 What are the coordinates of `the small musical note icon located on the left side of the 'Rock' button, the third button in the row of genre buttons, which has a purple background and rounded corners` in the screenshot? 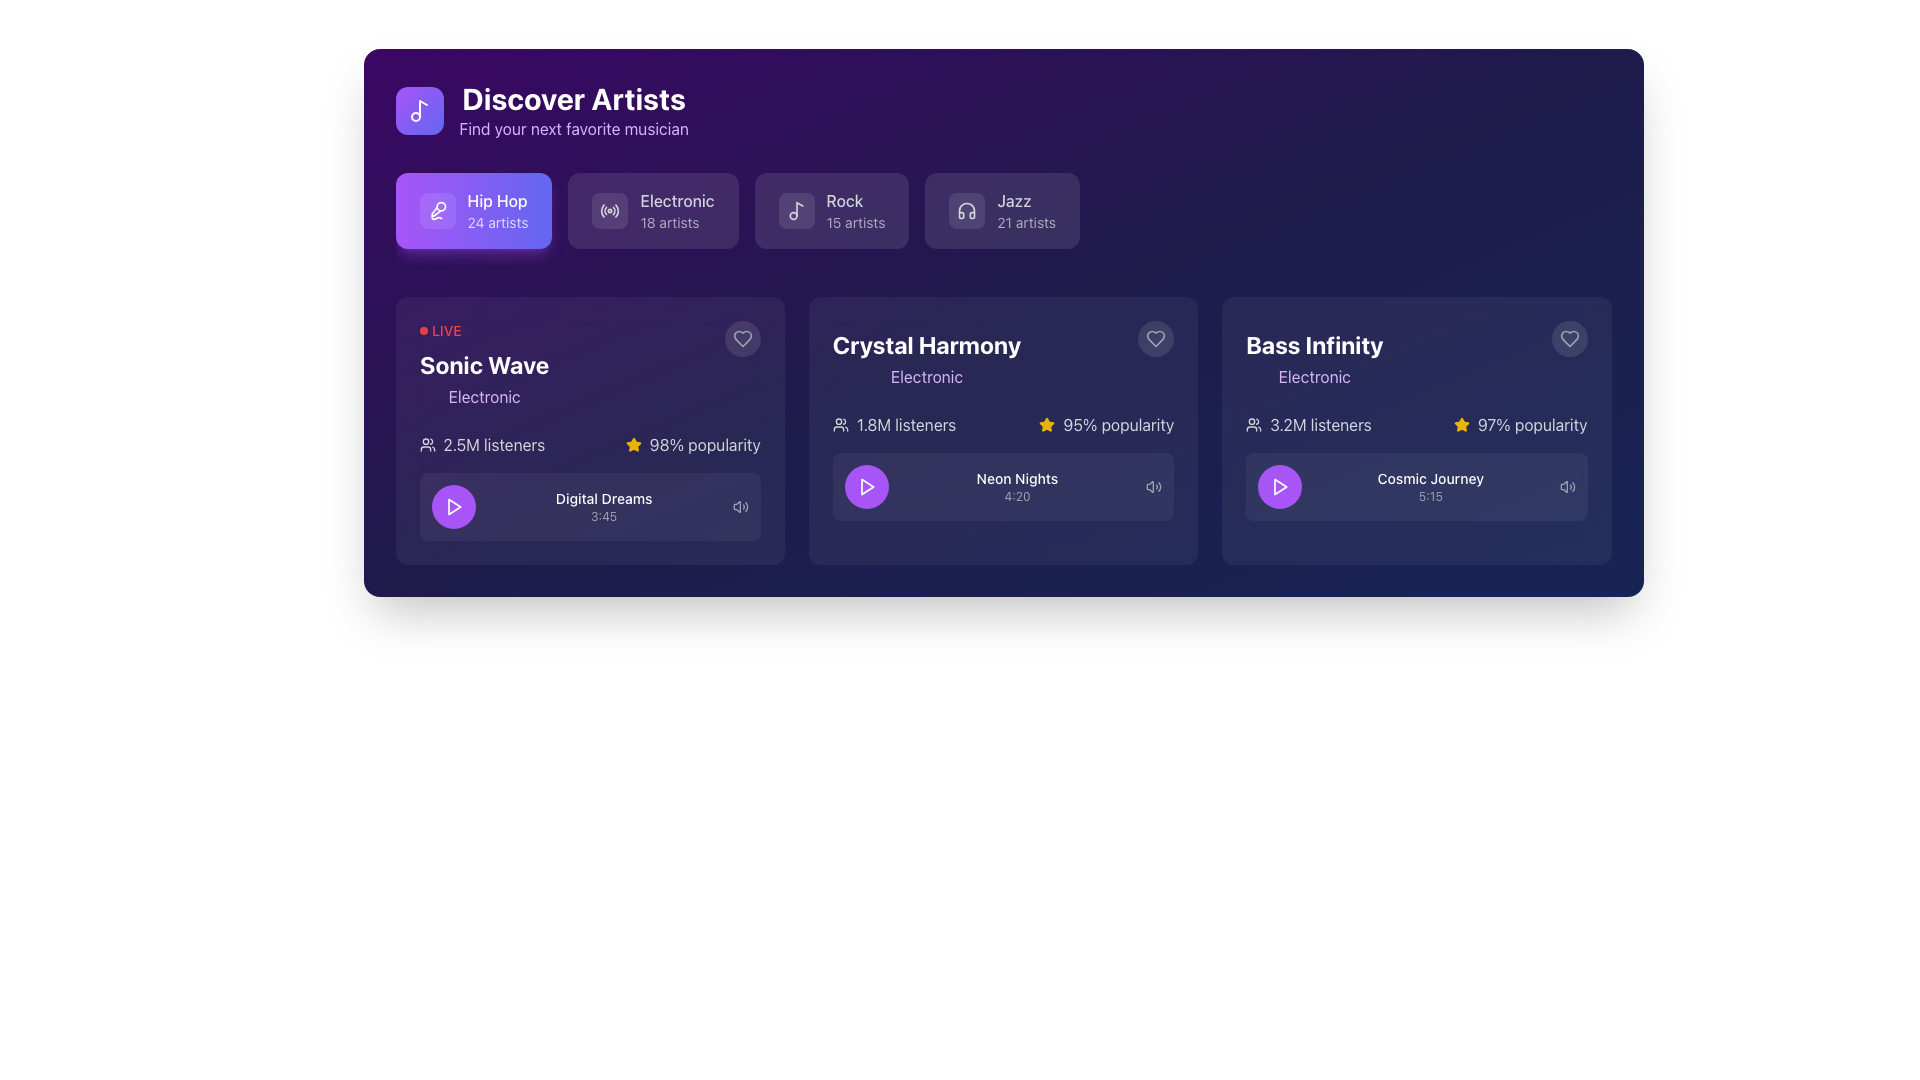 It's located at (795, 211).